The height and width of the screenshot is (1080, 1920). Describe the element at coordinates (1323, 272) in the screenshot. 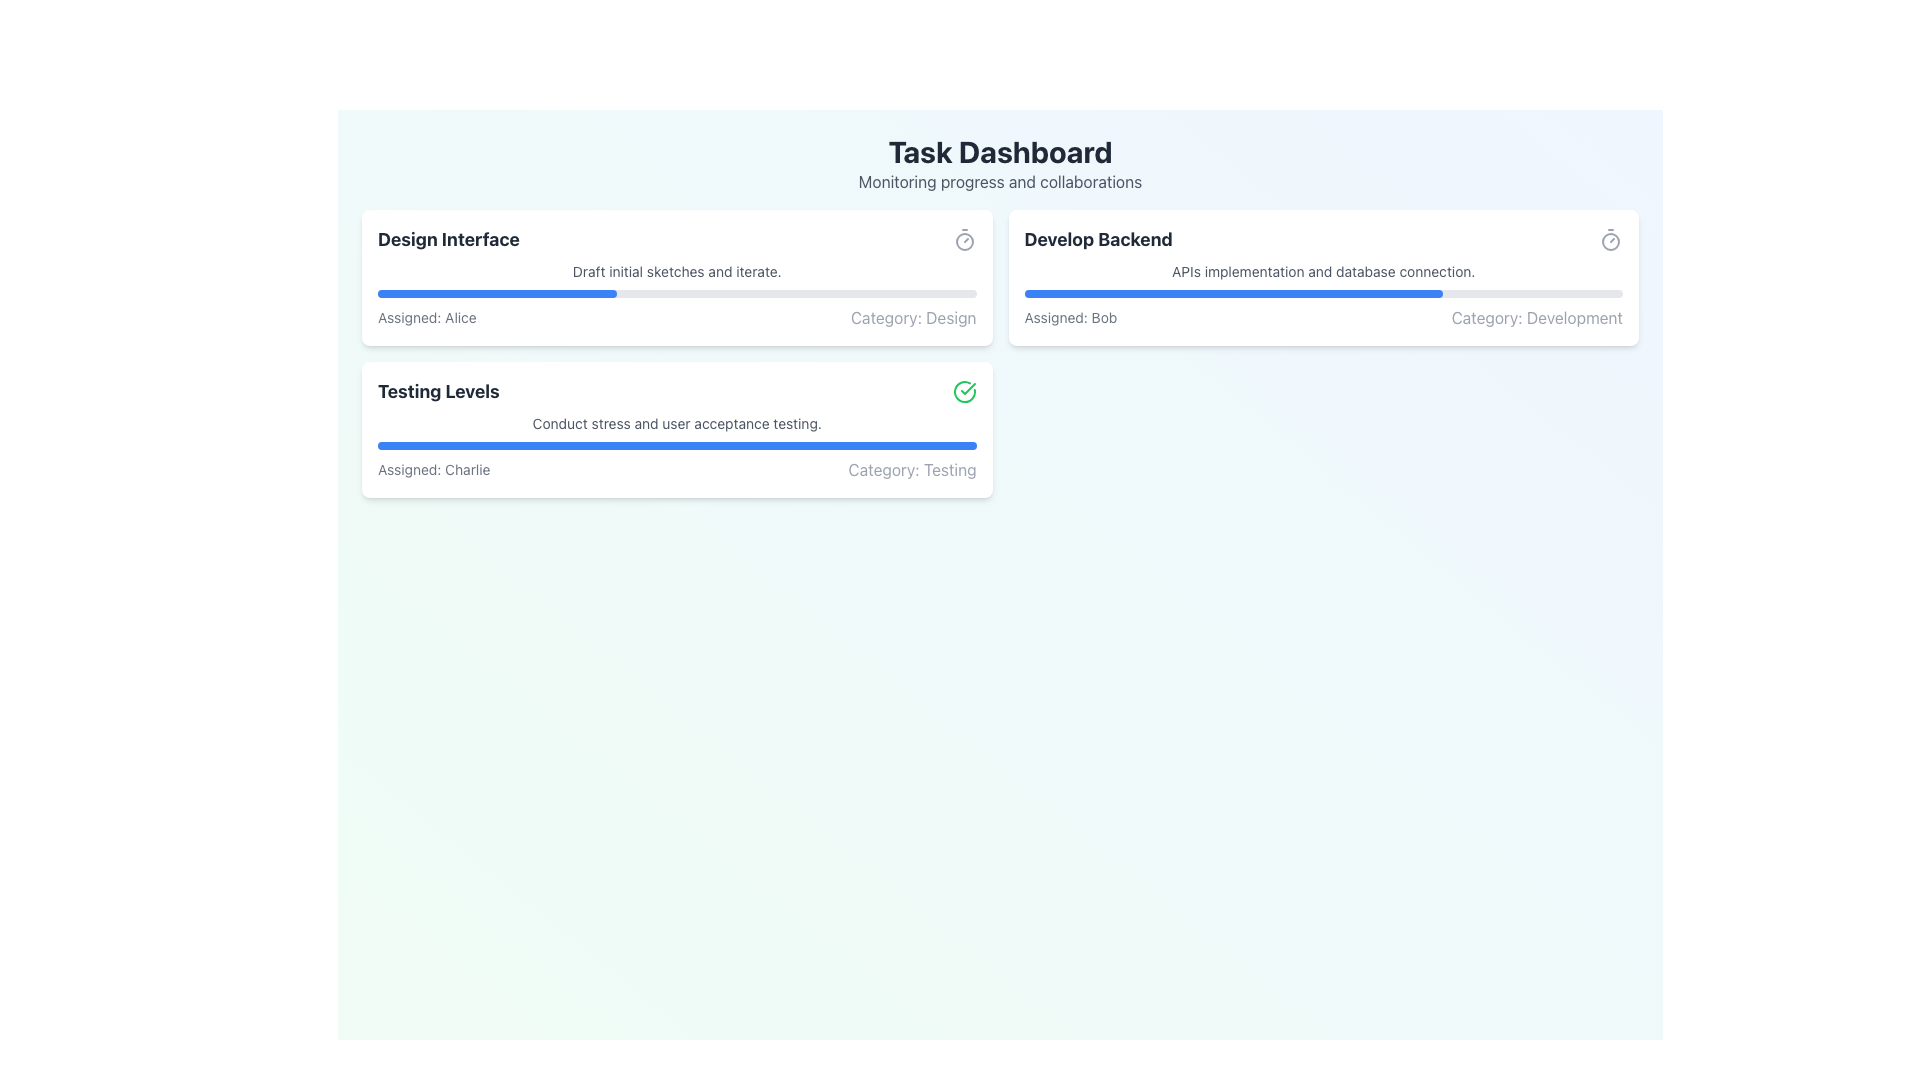

I see `the Text Label displaying 'APIs implementation and database connection.' which is positioned below the title 'Develop Backend'` at that location.